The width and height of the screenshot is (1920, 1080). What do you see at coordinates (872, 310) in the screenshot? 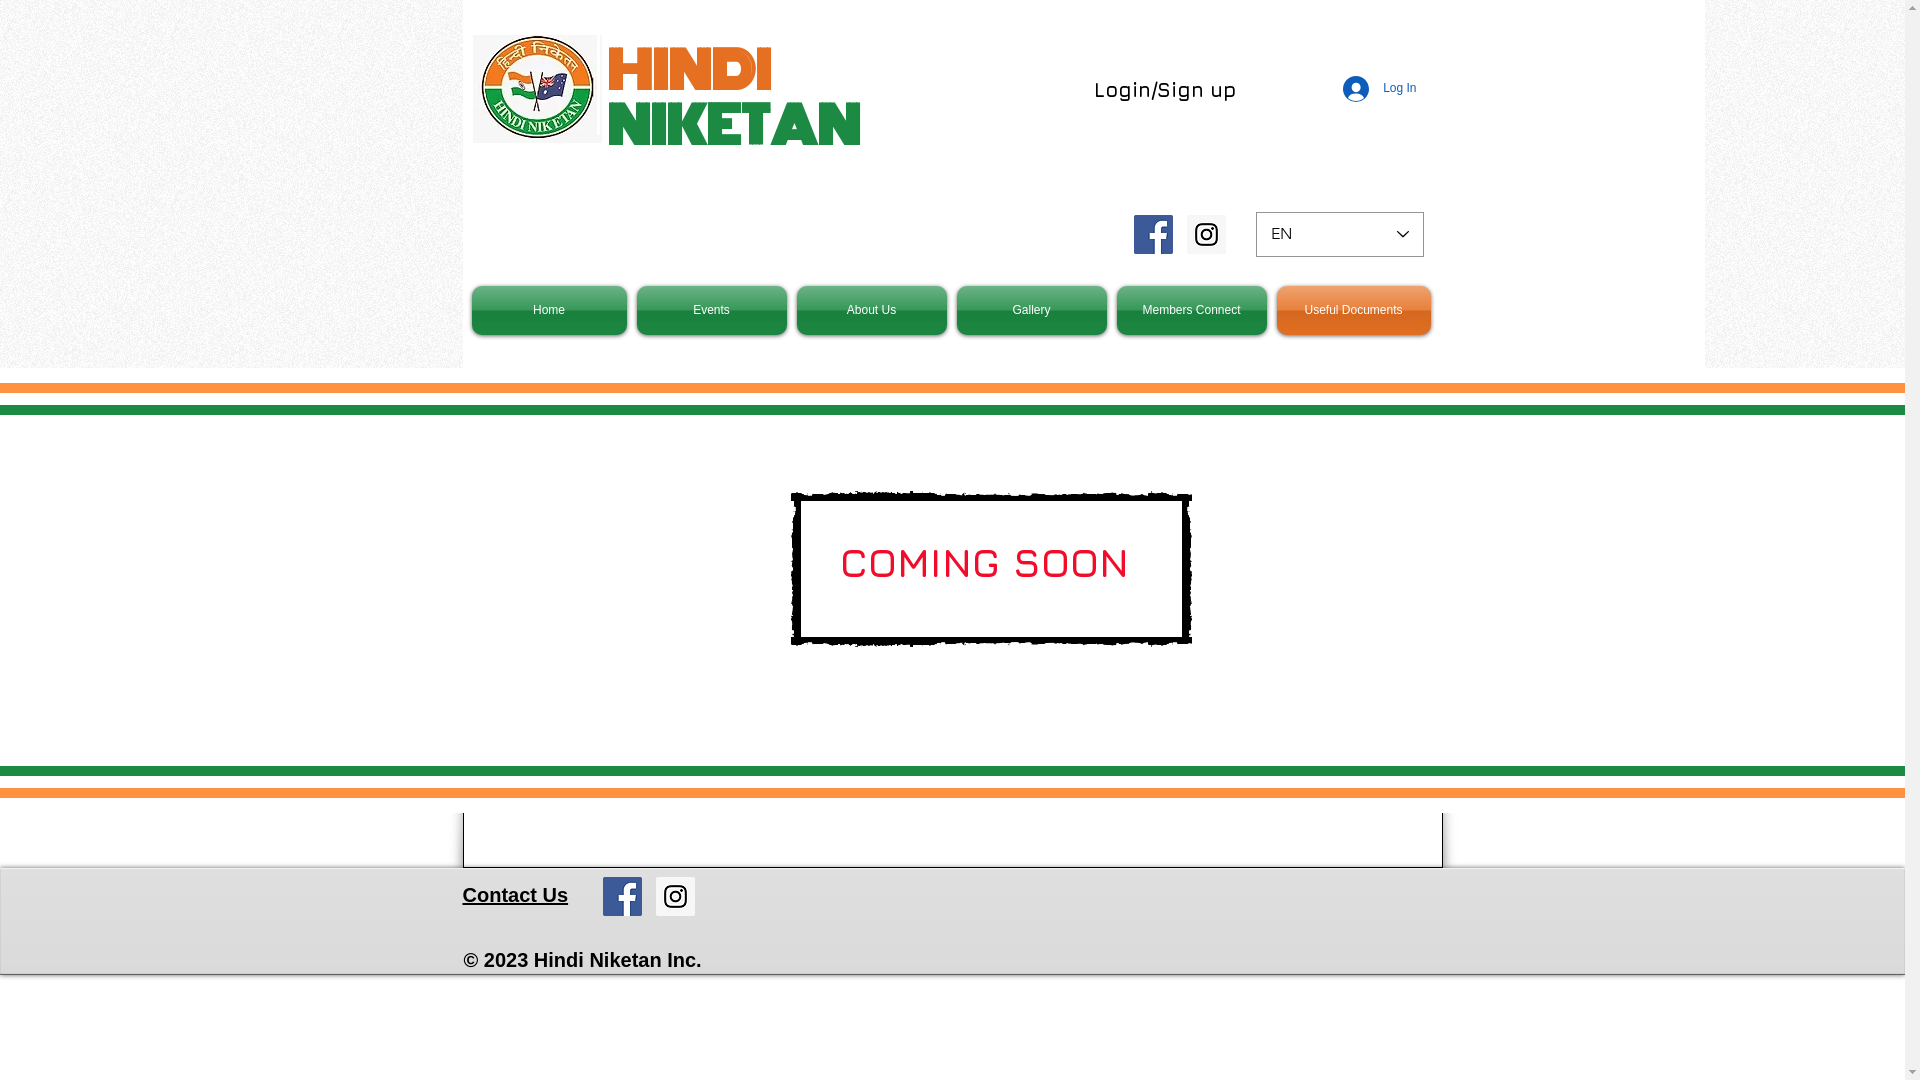
I see `'About Us'` at bounding box center [872, 310].